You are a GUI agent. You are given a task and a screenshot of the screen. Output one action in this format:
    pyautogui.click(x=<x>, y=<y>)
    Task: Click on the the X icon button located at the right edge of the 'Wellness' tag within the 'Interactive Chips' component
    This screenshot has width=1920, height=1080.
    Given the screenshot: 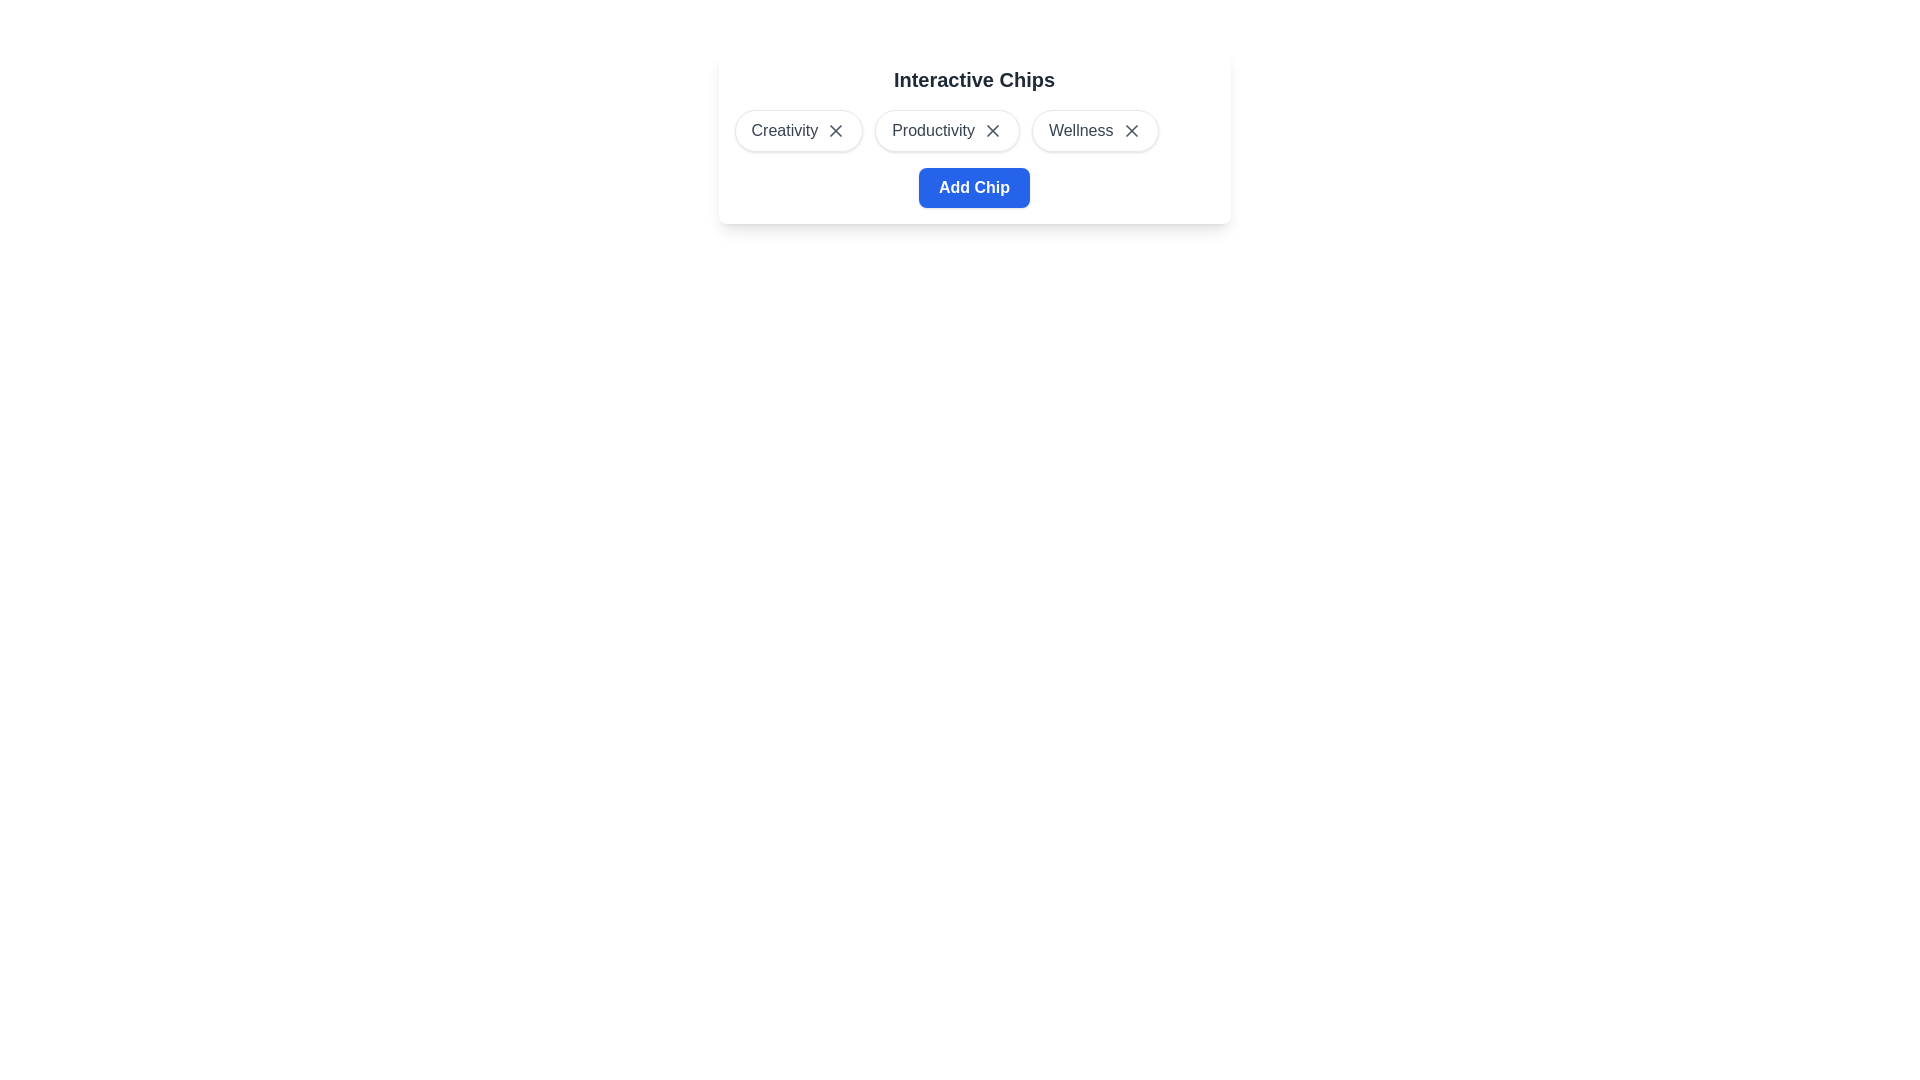 What is the action you would take?
    pyautogui.click(x=1131, y=131)
    